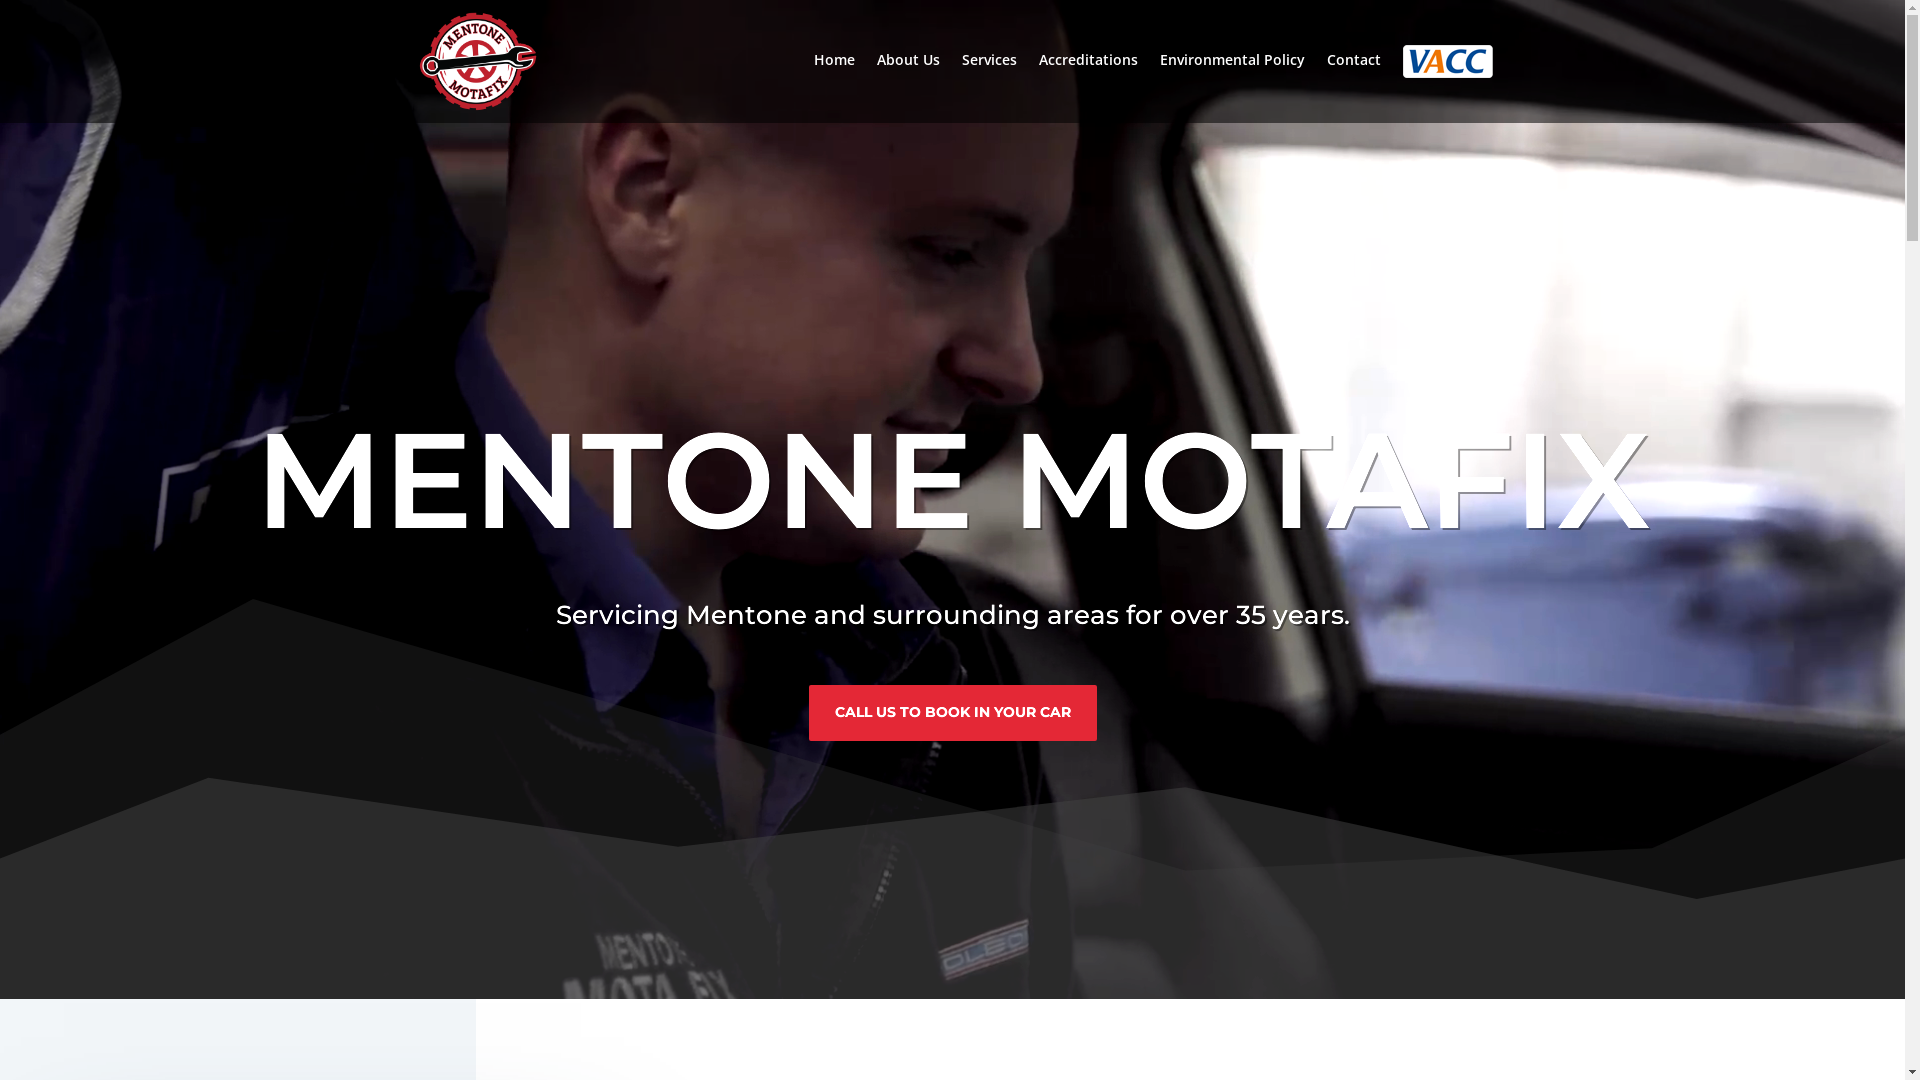 This screenshot has width=1920, height=1080. I want to click on 'Contact', so click(1325, 81).